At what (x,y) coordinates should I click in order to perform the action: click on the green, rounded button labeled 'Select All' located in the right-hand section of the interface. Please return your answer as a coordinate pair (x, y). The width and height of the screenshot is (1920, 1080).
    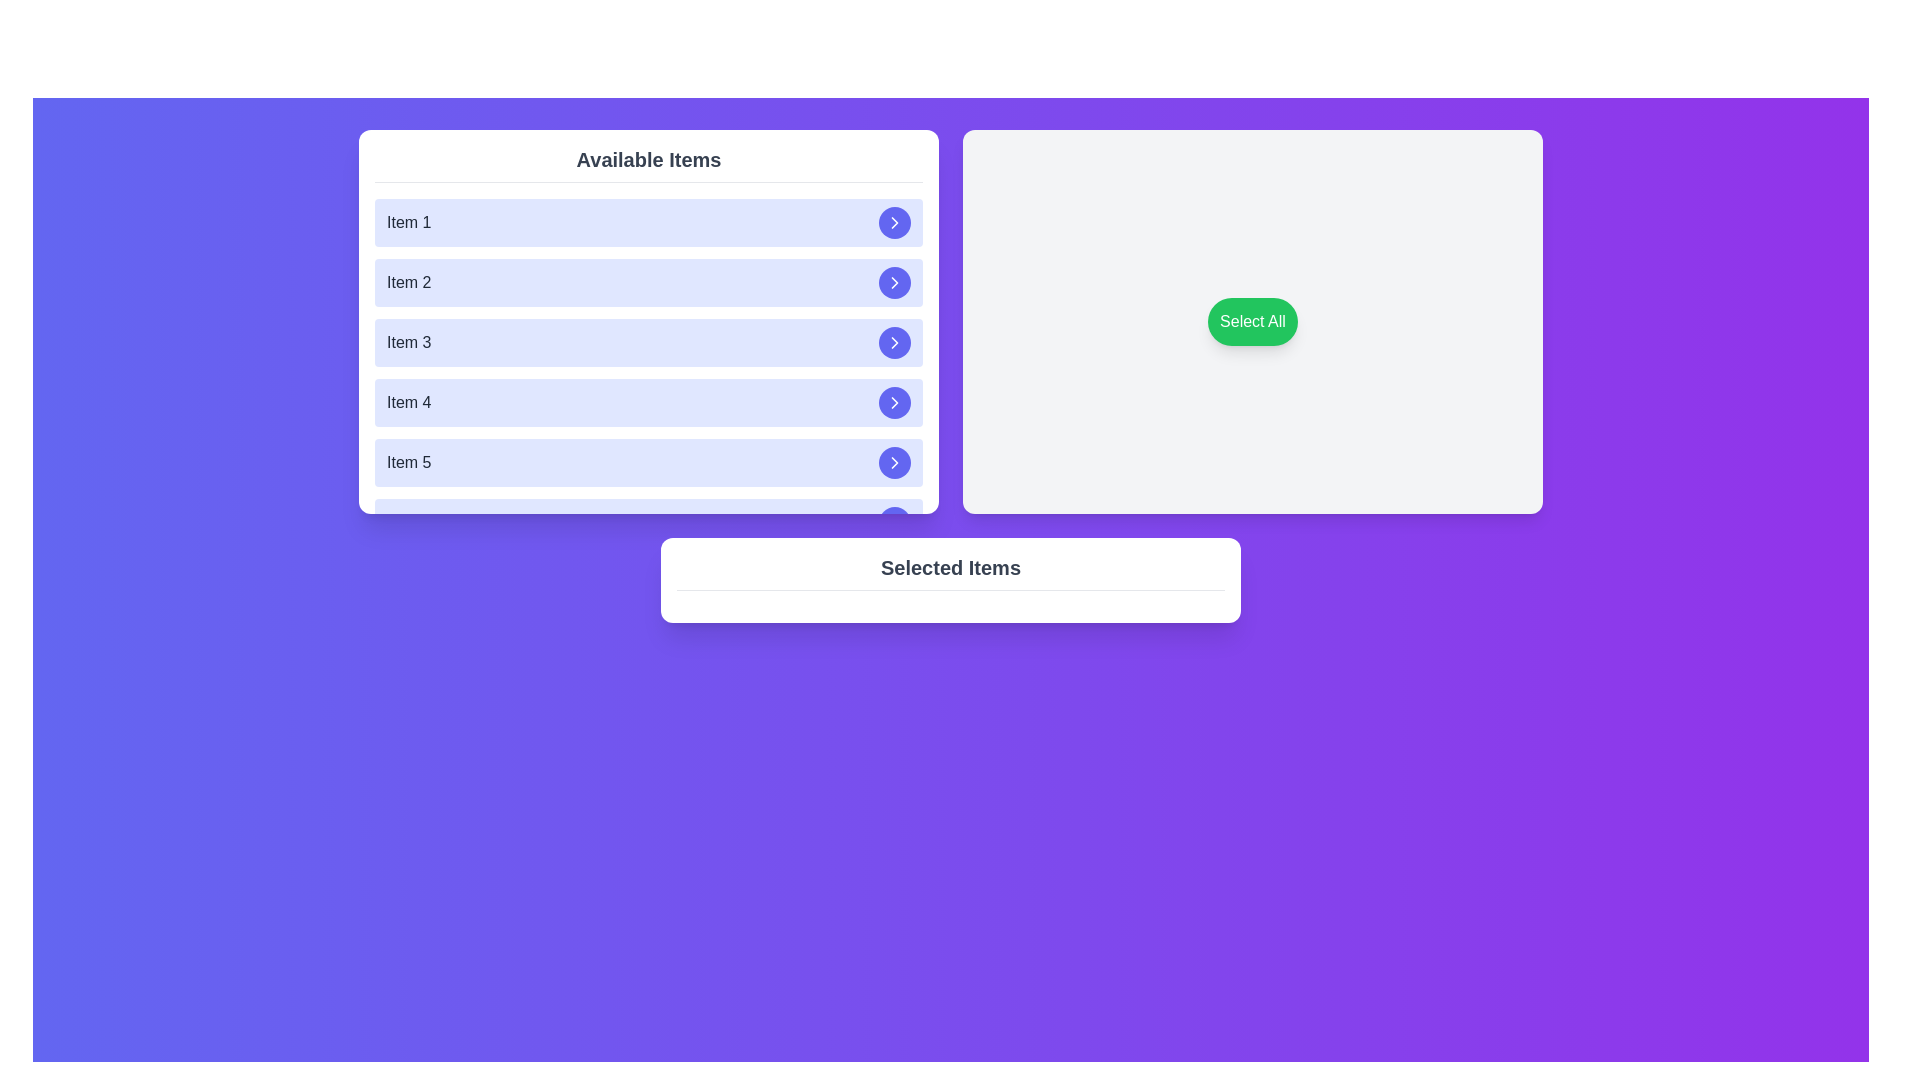
    Looking at the image, I should click on (1251, 320).